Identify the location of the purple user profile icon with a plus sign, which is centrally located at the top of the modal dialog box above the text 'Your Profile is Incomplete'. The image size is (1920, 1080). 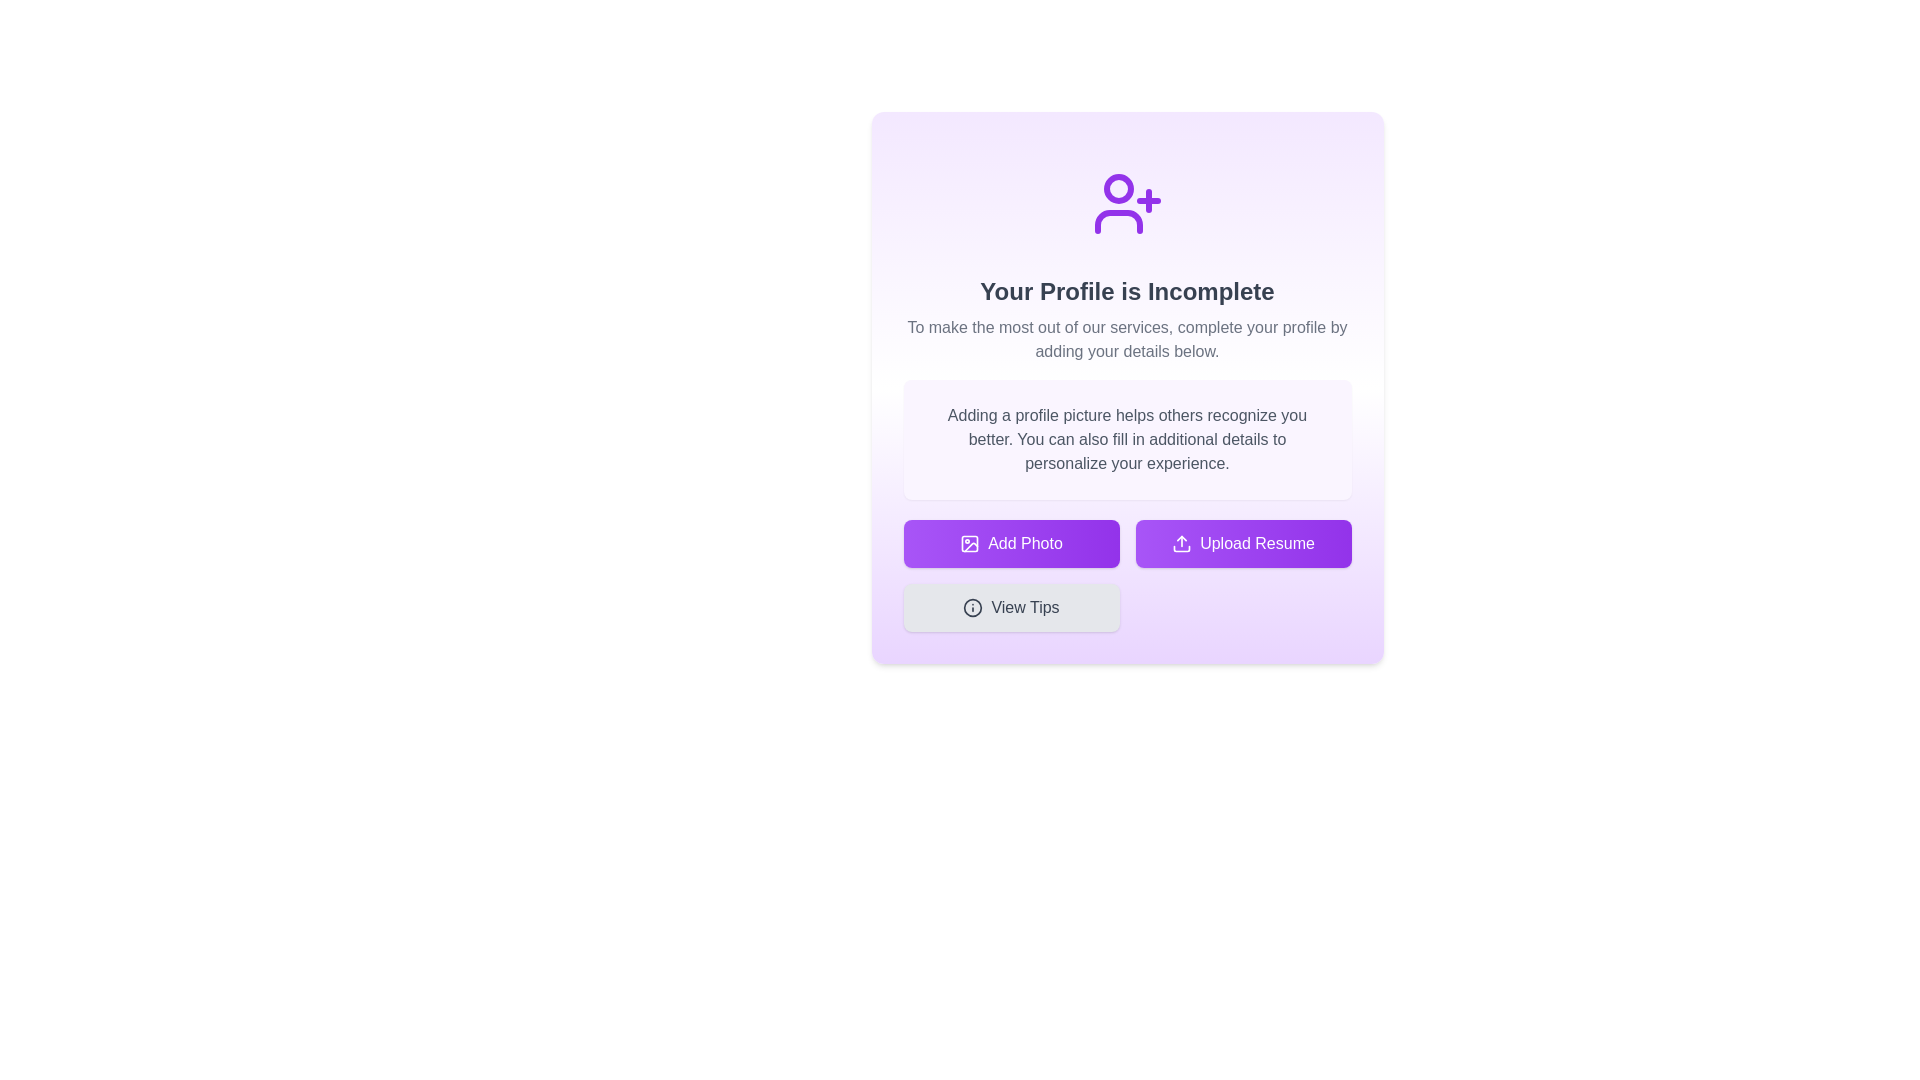
(1127, 204).